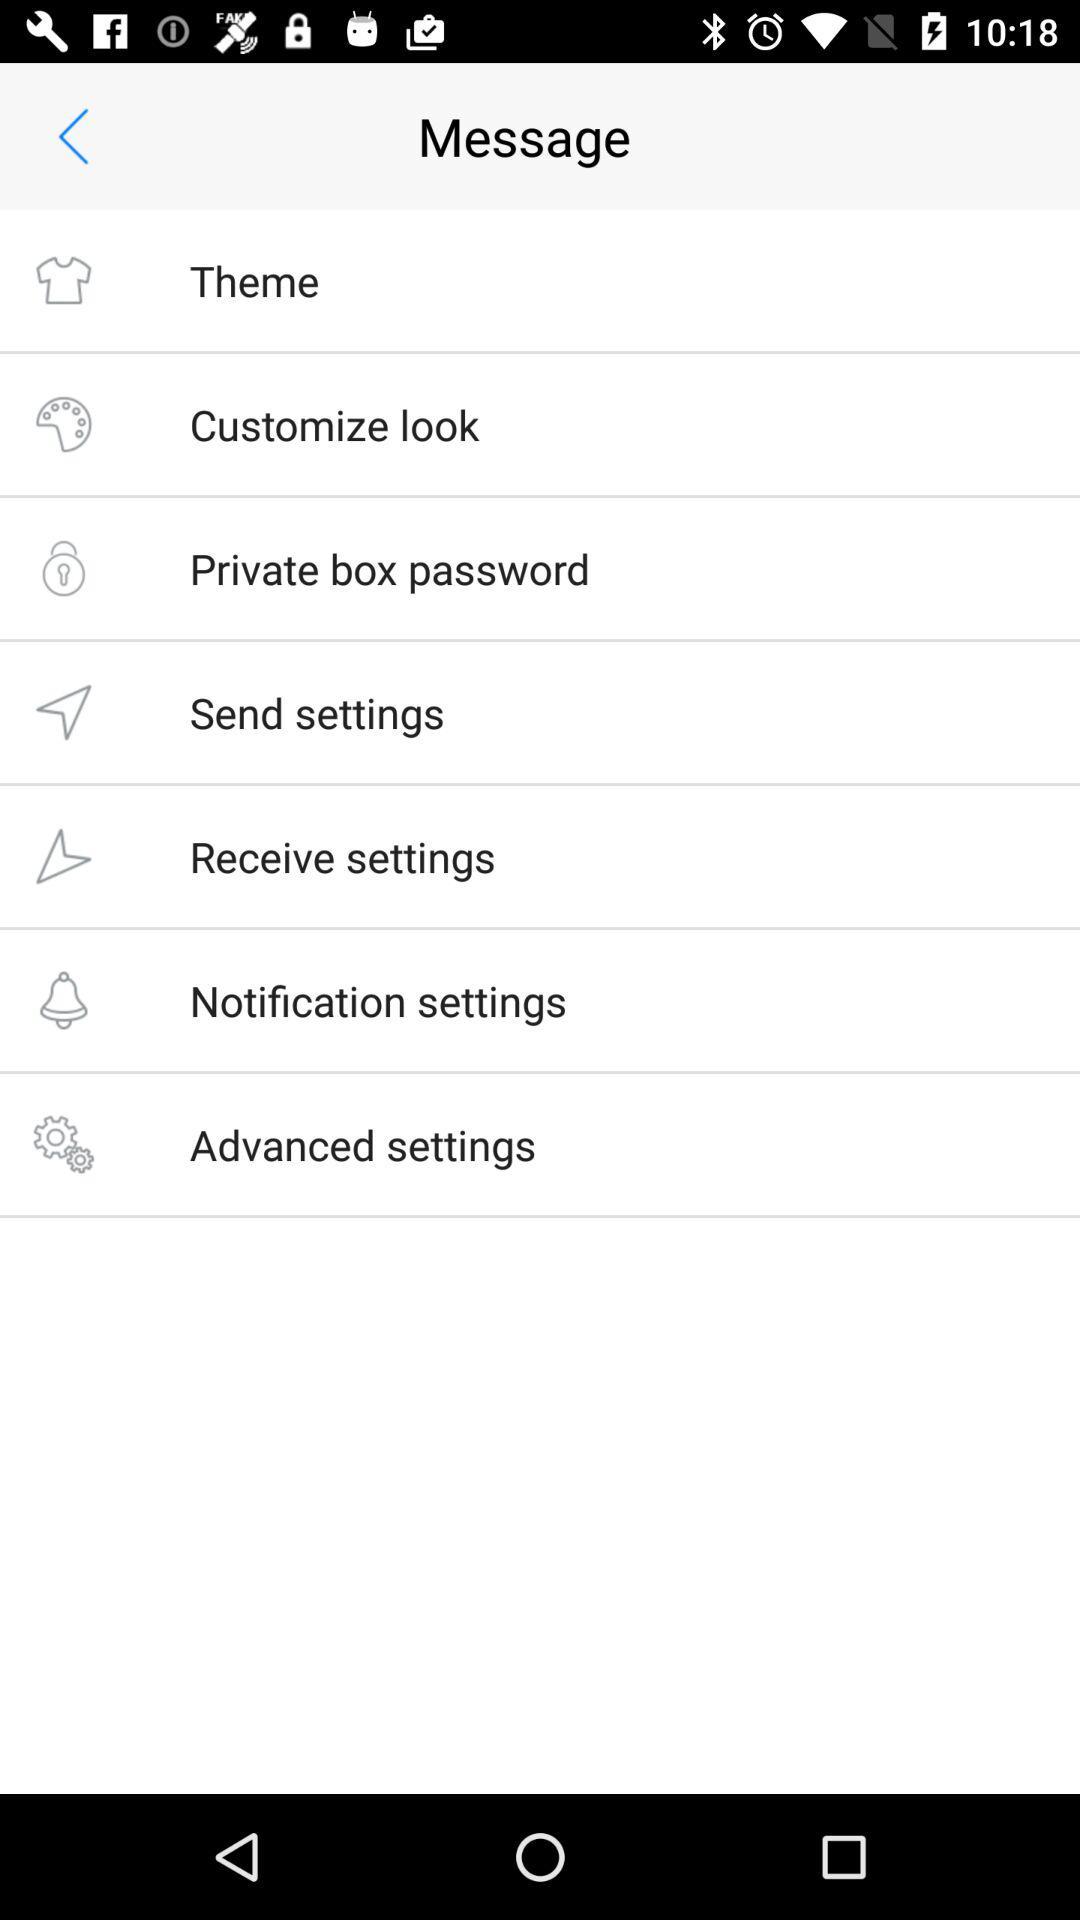 This screenshot has width=1080, height=1920. Describe the element at coordinates (62, 1000) in the screenshot. I see `the icon next to notification settings` at that location.